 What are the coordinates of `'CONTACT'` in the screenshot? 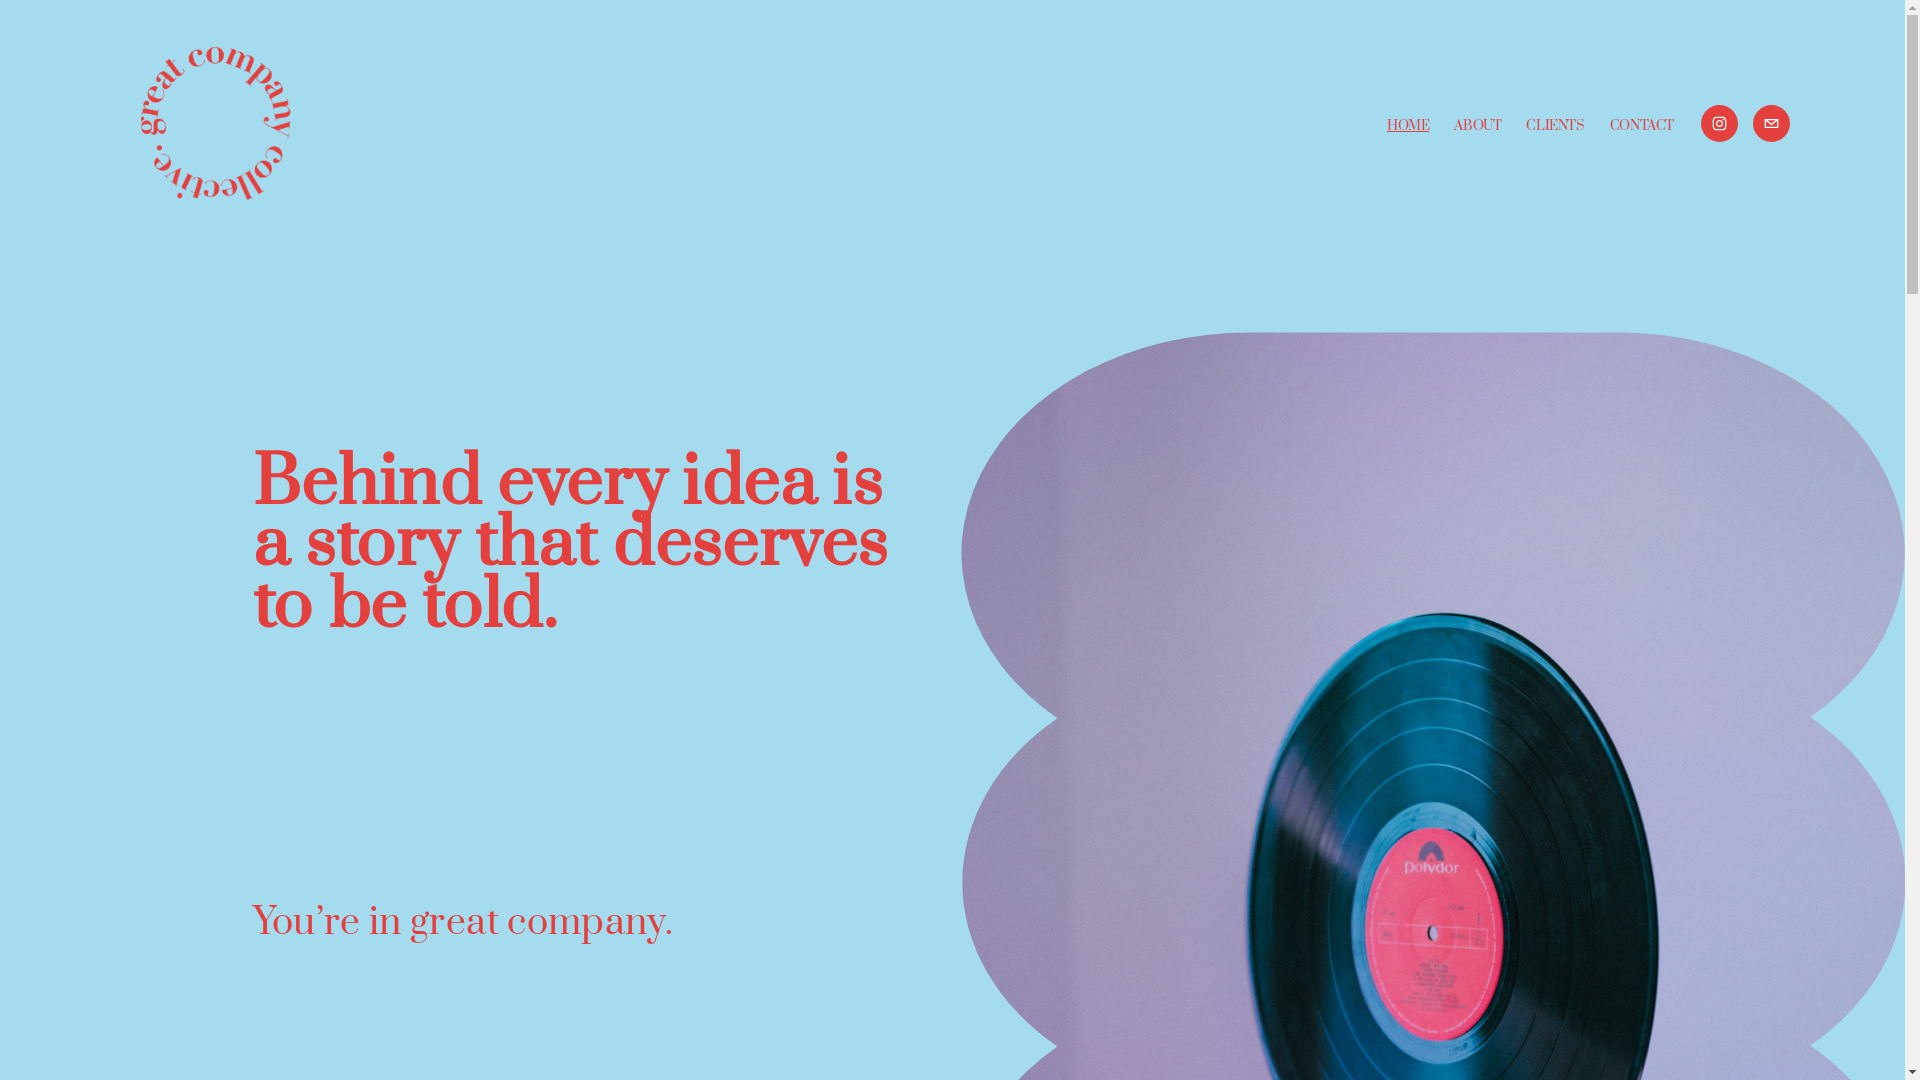 It's located at (1641, 126).